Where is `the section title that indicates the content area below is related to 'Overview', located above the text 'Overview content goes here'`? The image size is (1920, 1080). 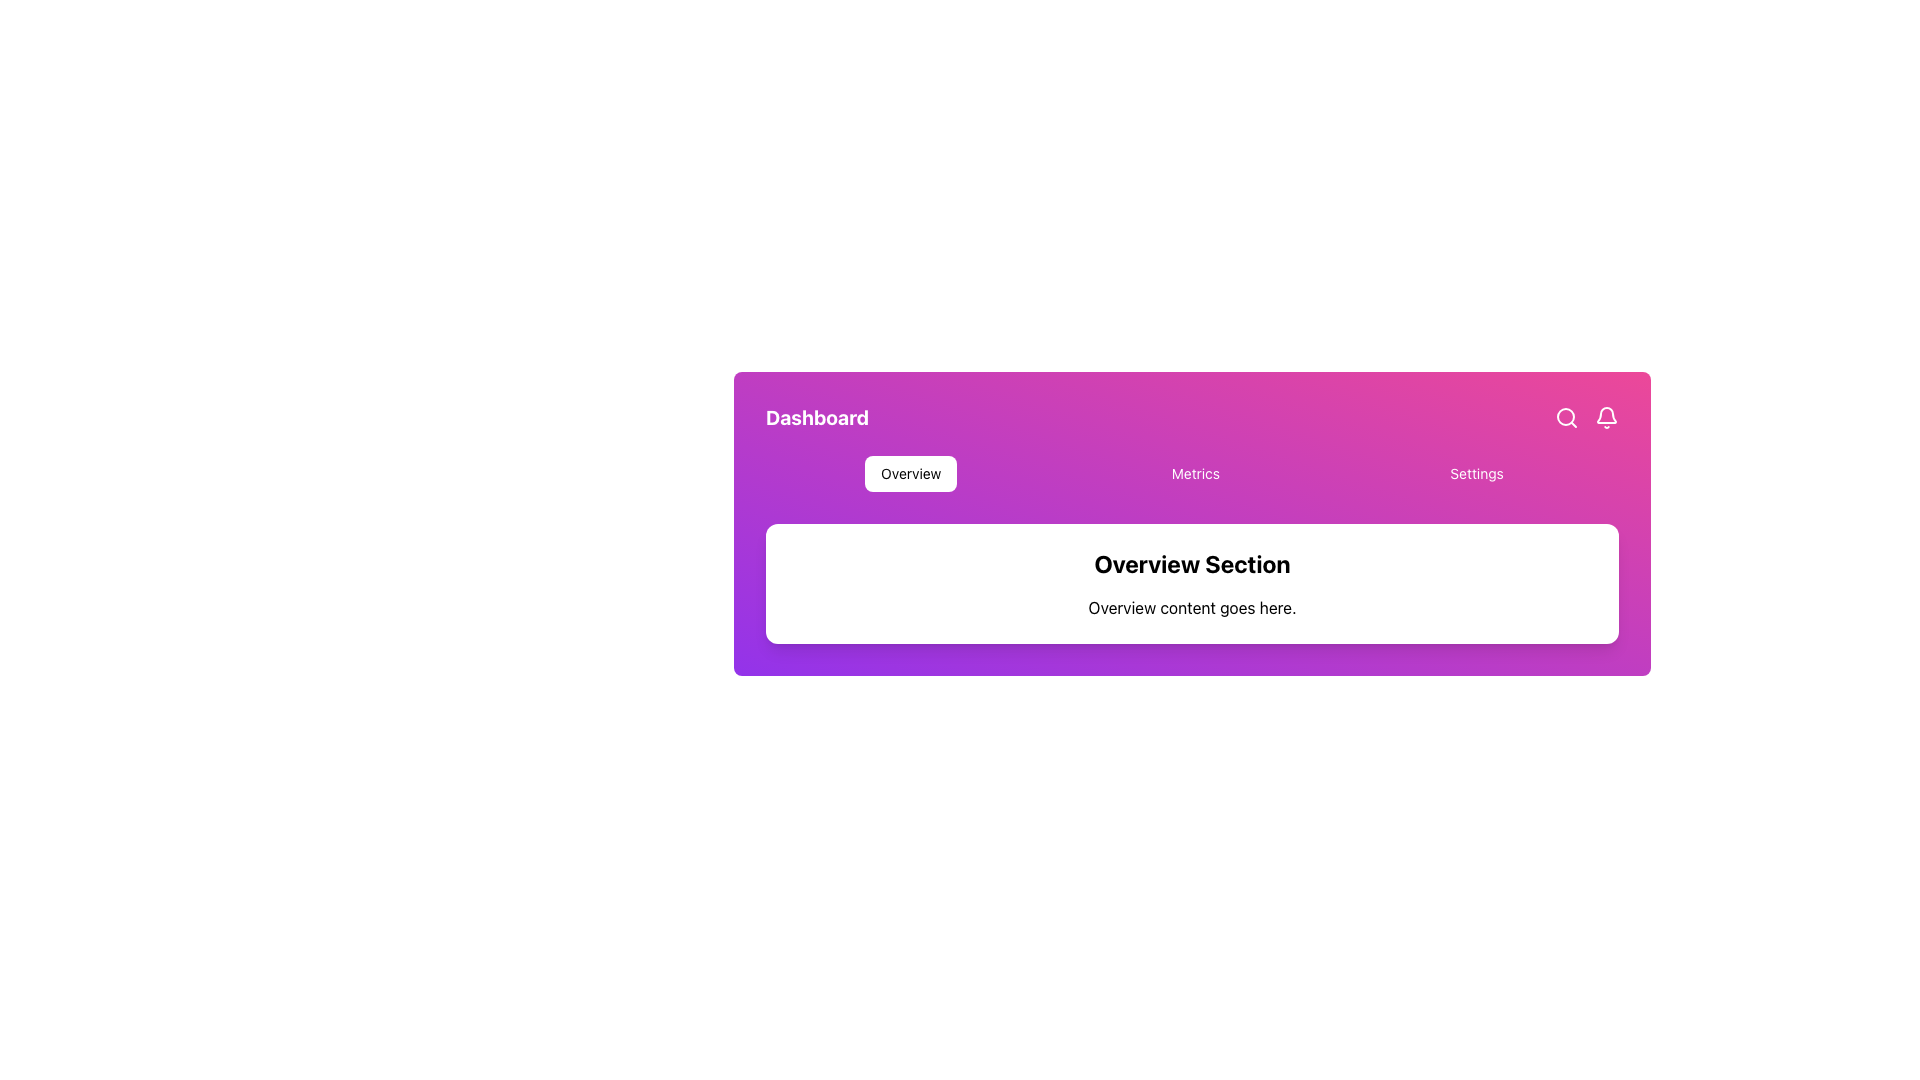 the section title that indicates the content area below is related to 'Overview', located above the text 'Overview content goes here' is located at coordinates (1192, 563).